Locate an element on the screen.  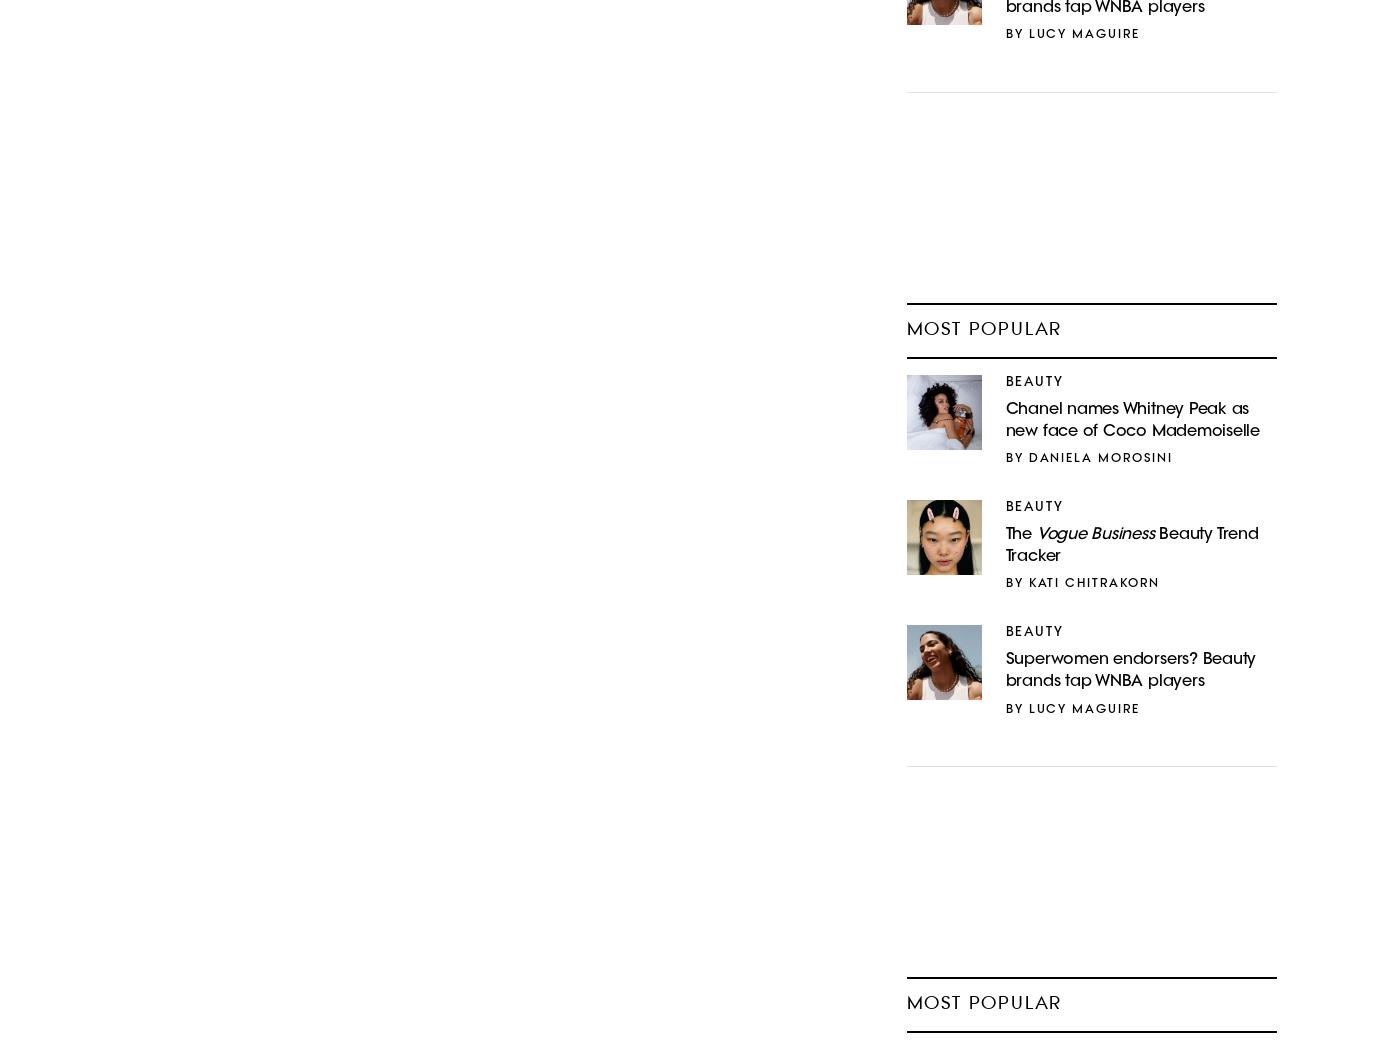
'Chanel names Whitney Peak as new face of Coco Mademoiselle' is located at coordinates (1005, 420).